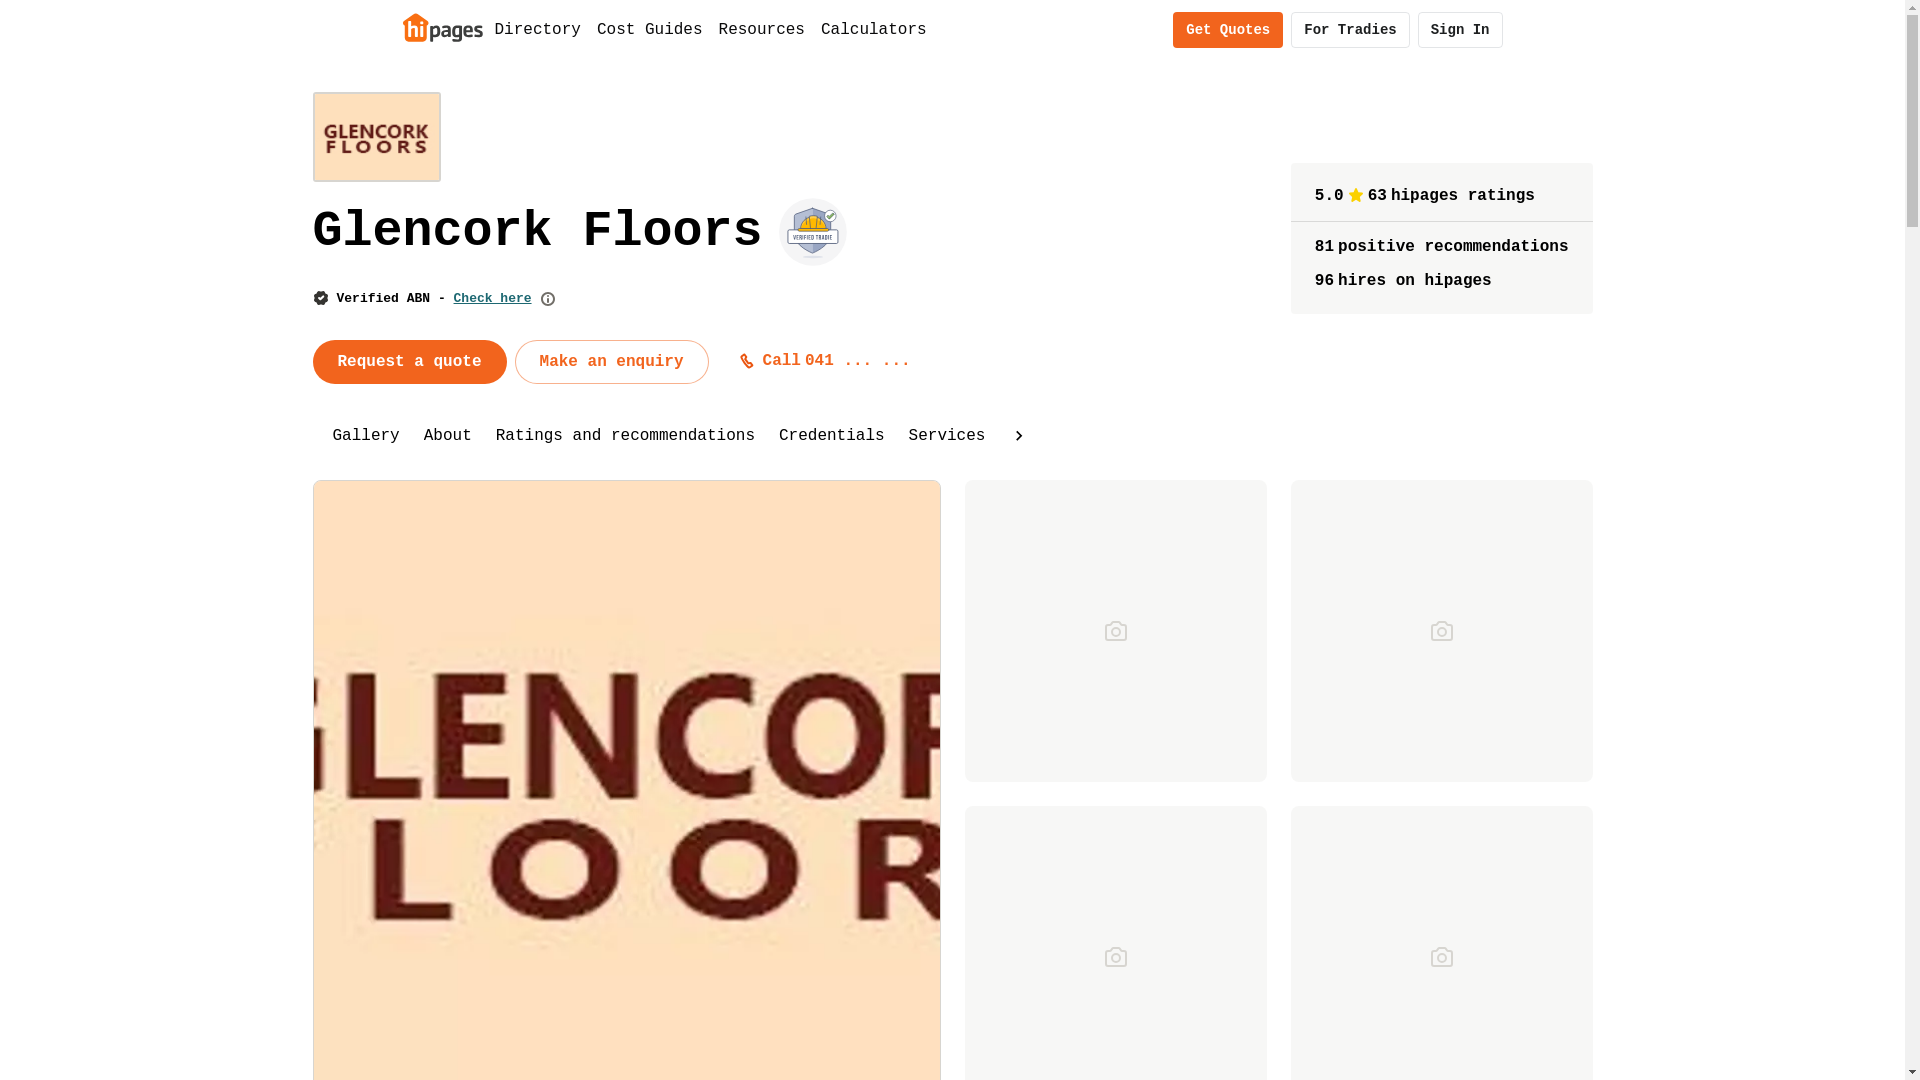 The height and width of the screenshot is (1080, 1920). Describe the element at coordinates (440, 27) in the screenshot. I see `'Home'` at that location.